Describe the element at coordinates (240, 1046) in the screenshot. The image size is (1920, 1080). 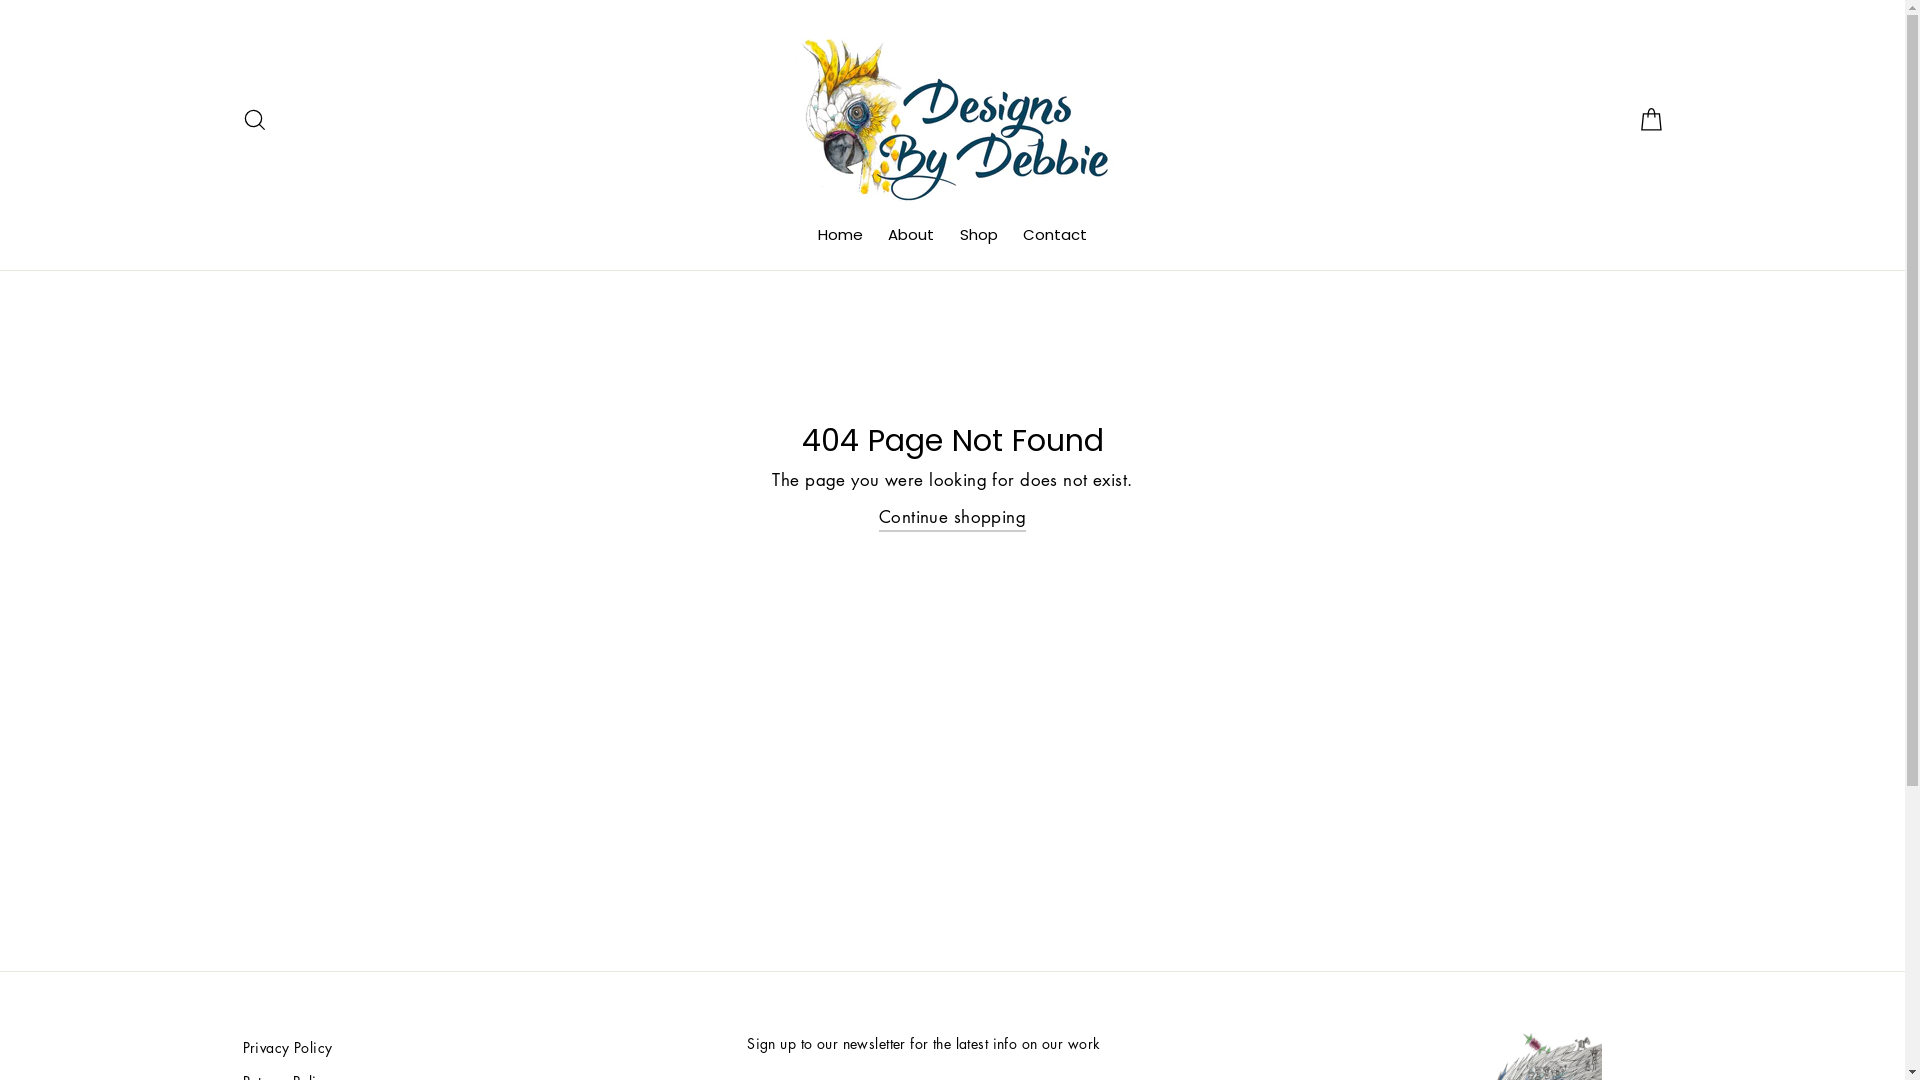
I see `'Privacy Policy'` at that location.